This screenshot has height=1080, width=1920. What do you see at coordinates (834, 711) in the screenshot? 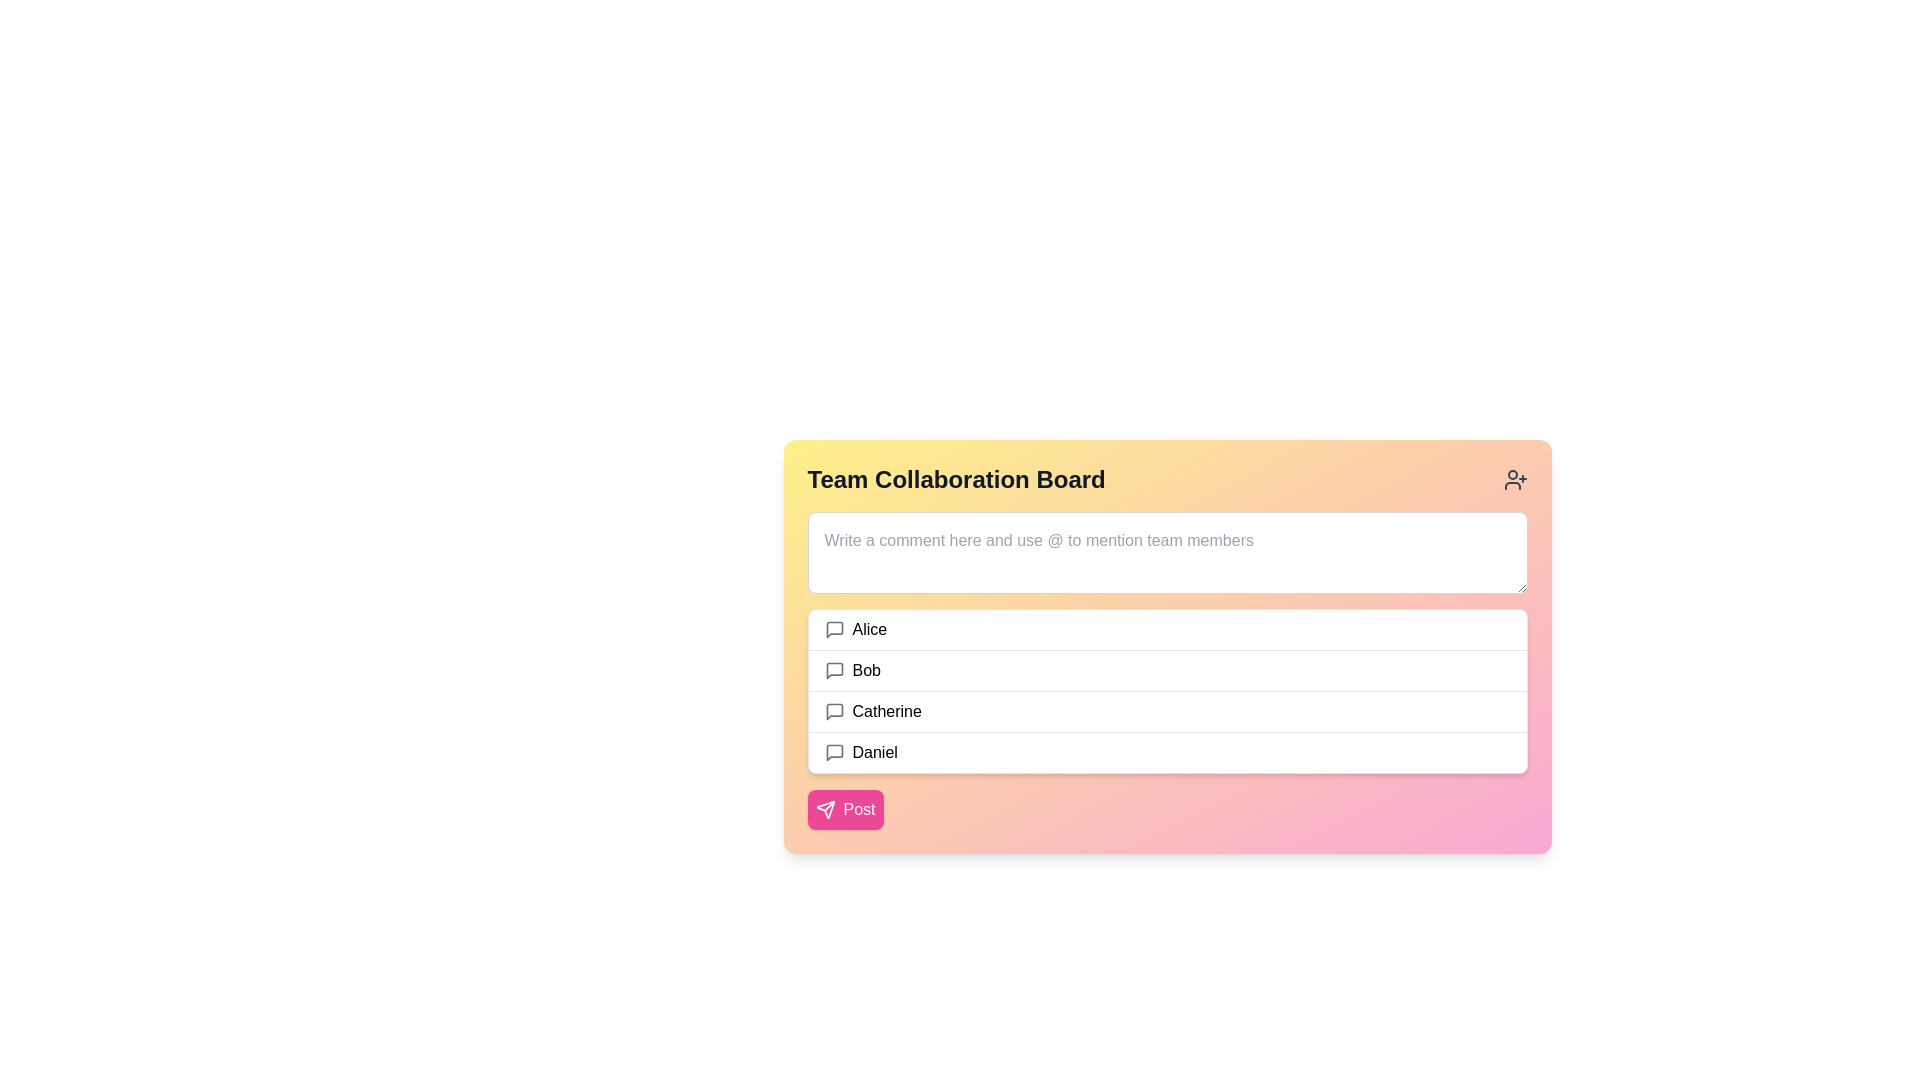
I see `the messaging or commenting icon located to the left of the 'Catherine' label in the 'Team Collaboration Board'` at bounding box center [834, 711].